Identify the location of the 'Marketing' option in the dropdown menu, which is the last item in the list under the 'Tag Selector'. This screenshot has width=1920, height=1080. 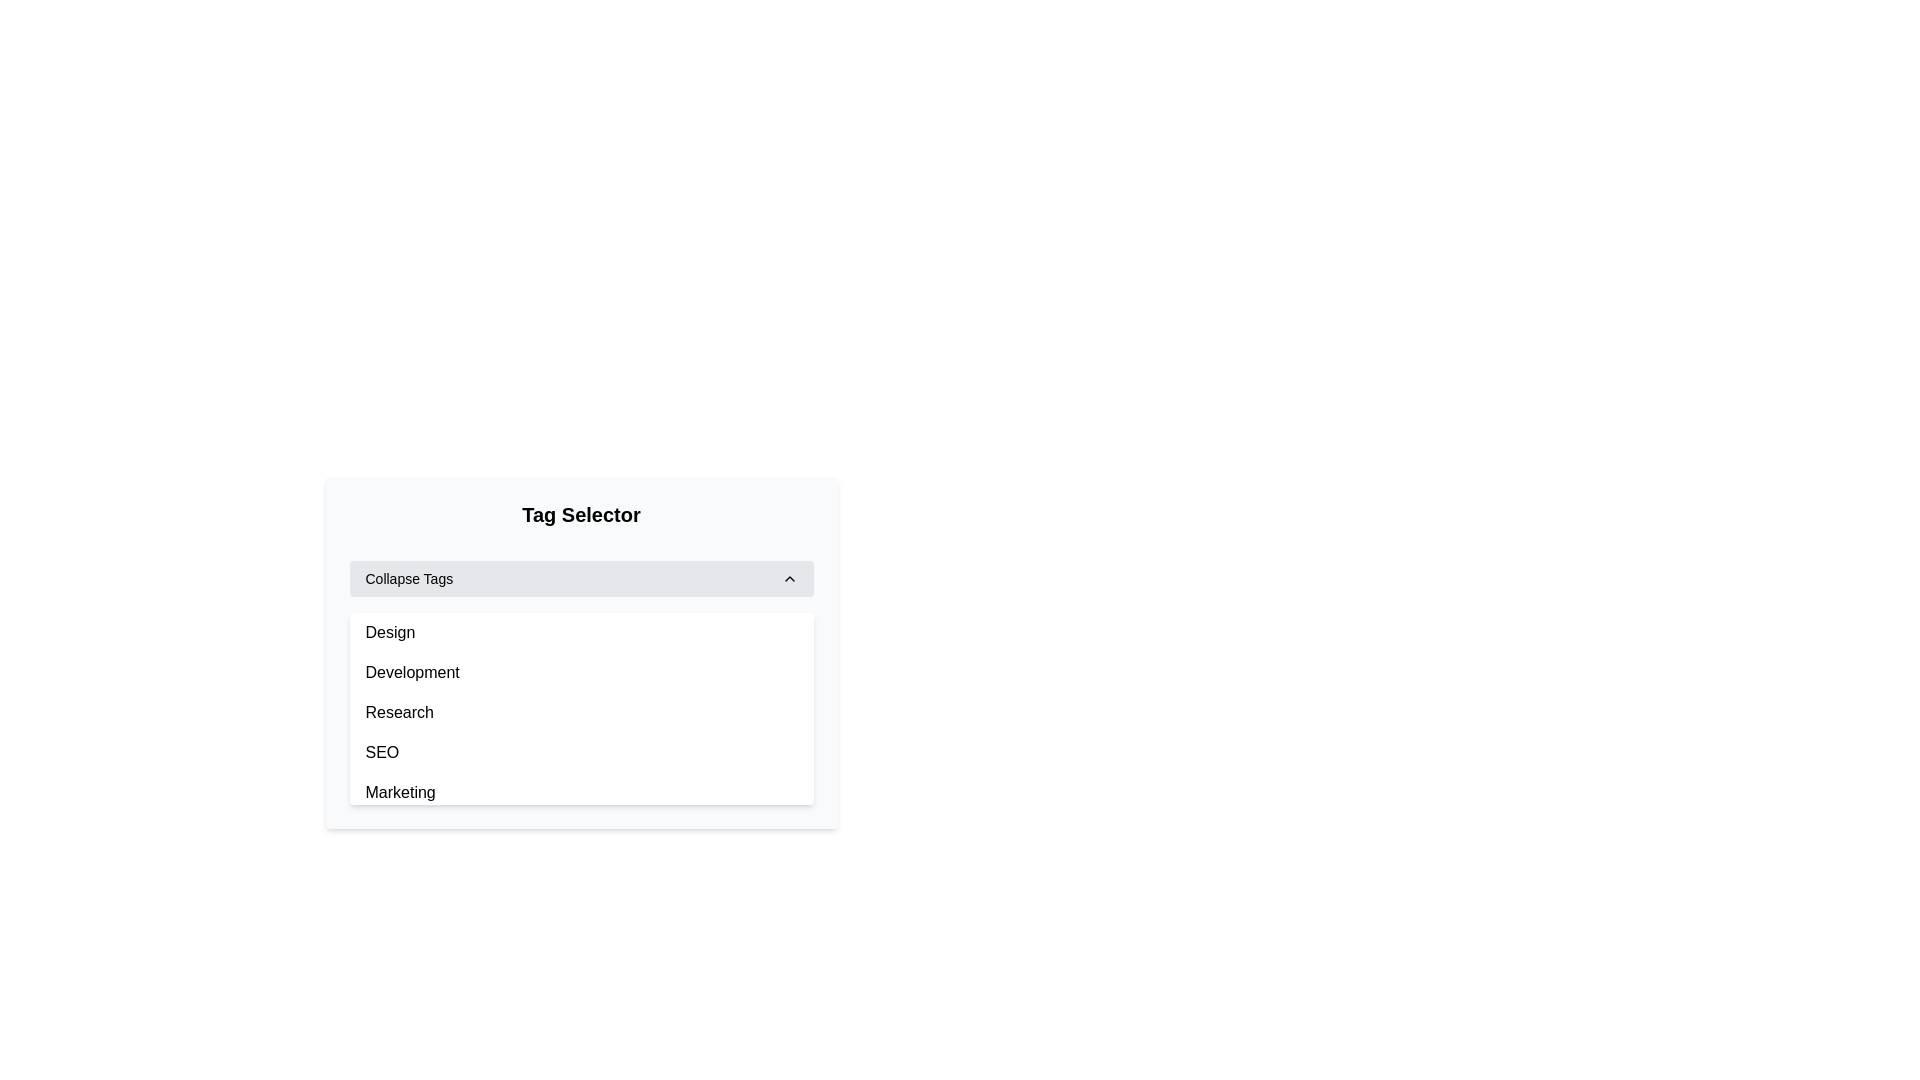
(400, 792).